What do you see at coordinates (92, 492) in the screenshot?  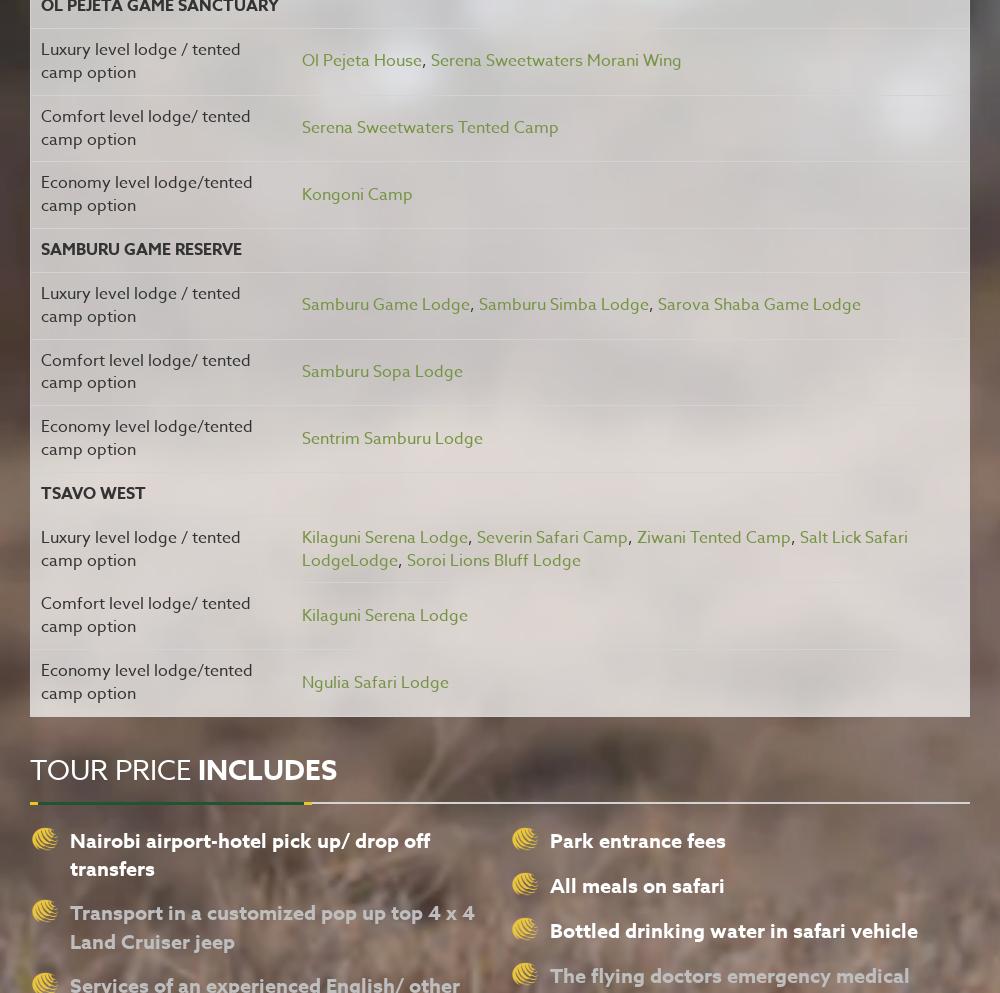 I see `'Tsavo West'` at bounding box center [92, 492].